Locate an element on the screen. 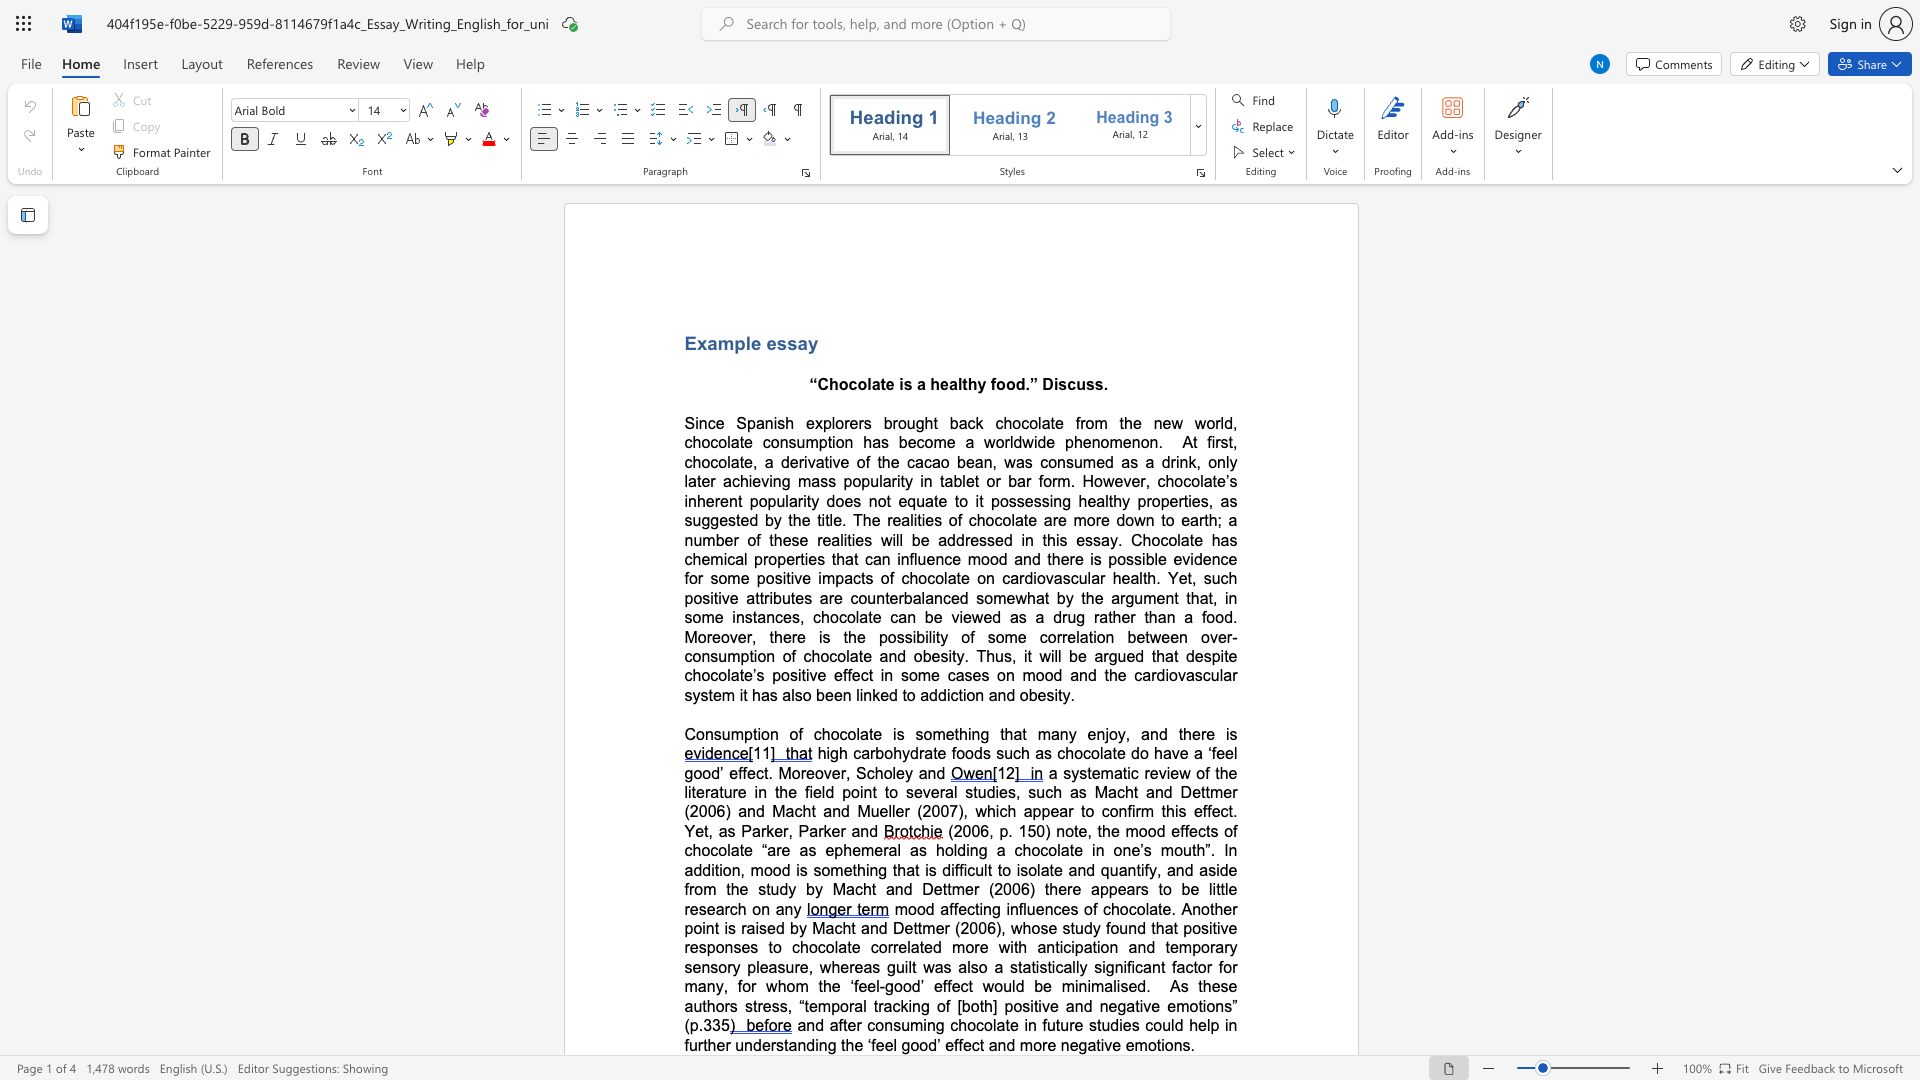  the subset text "ch on" within the text "h”. In addition, mood is something that is difficult to isolate and quantify, and aside from the study by Macht and Dettmer (2006) there appears to be little research on any" is located at coordinates (728, 909).